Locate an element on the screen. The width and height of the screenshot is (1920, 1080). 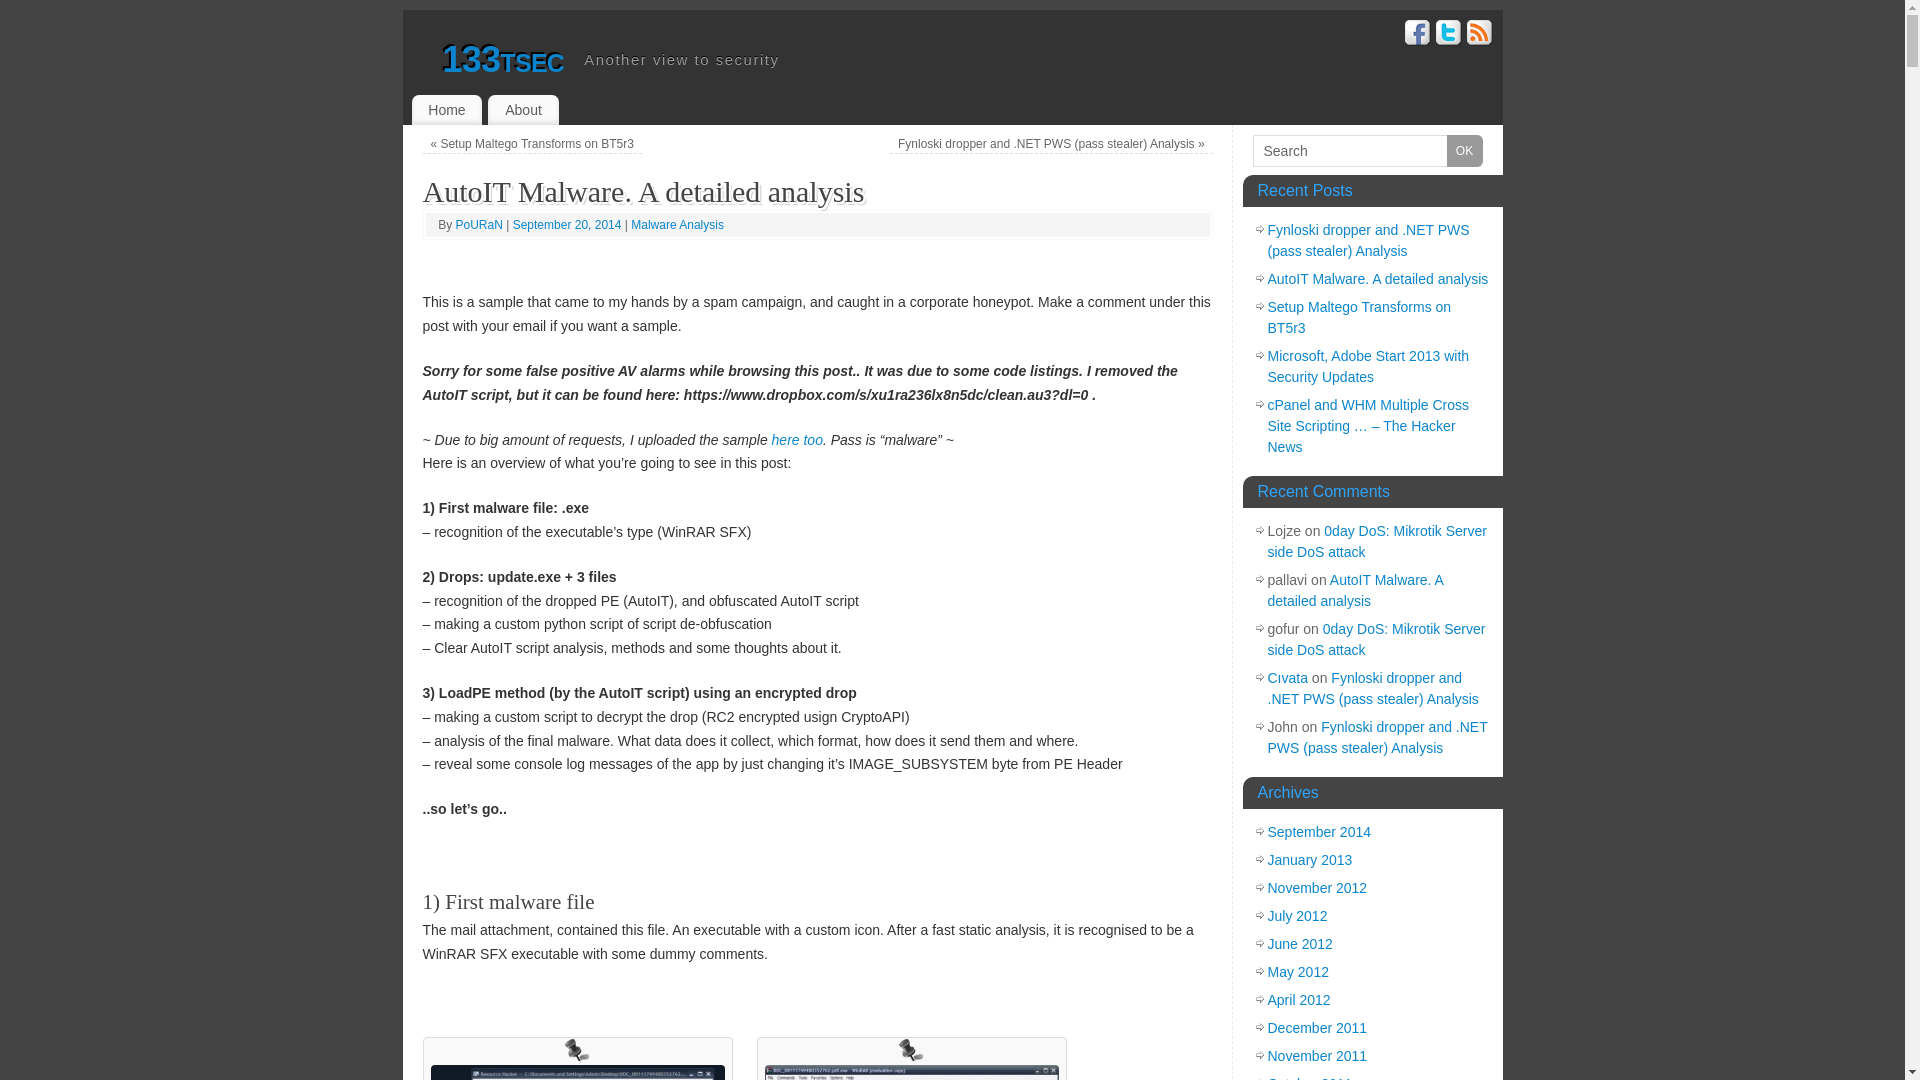
'September 20, 2014' is located at coordinates (568, 224).